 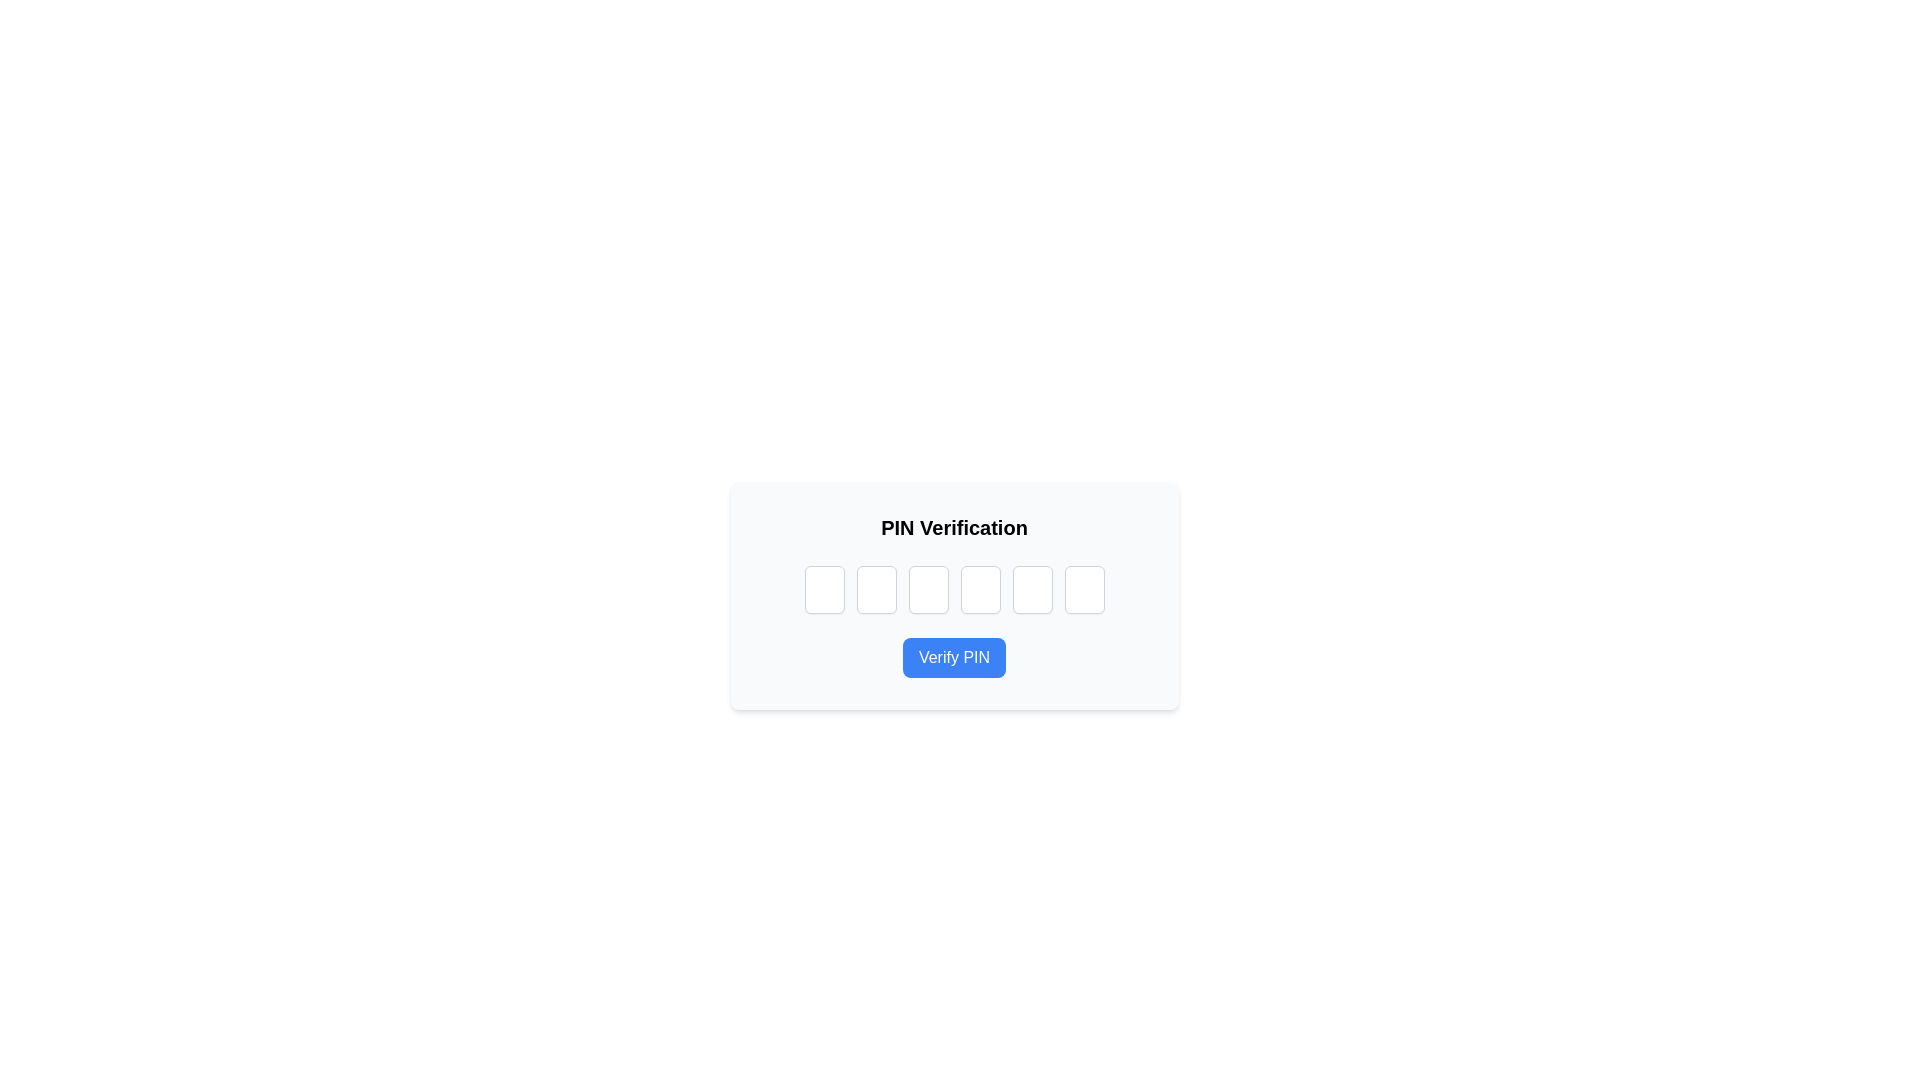 What do you see at coordinates (953, 527) in the screenshot?
I see `the 'PIN Verification' text label, which is bold and large, located at the top of the card above the PIN input boxes and 'Verify PIN' button` at bounding box center [953, 527].